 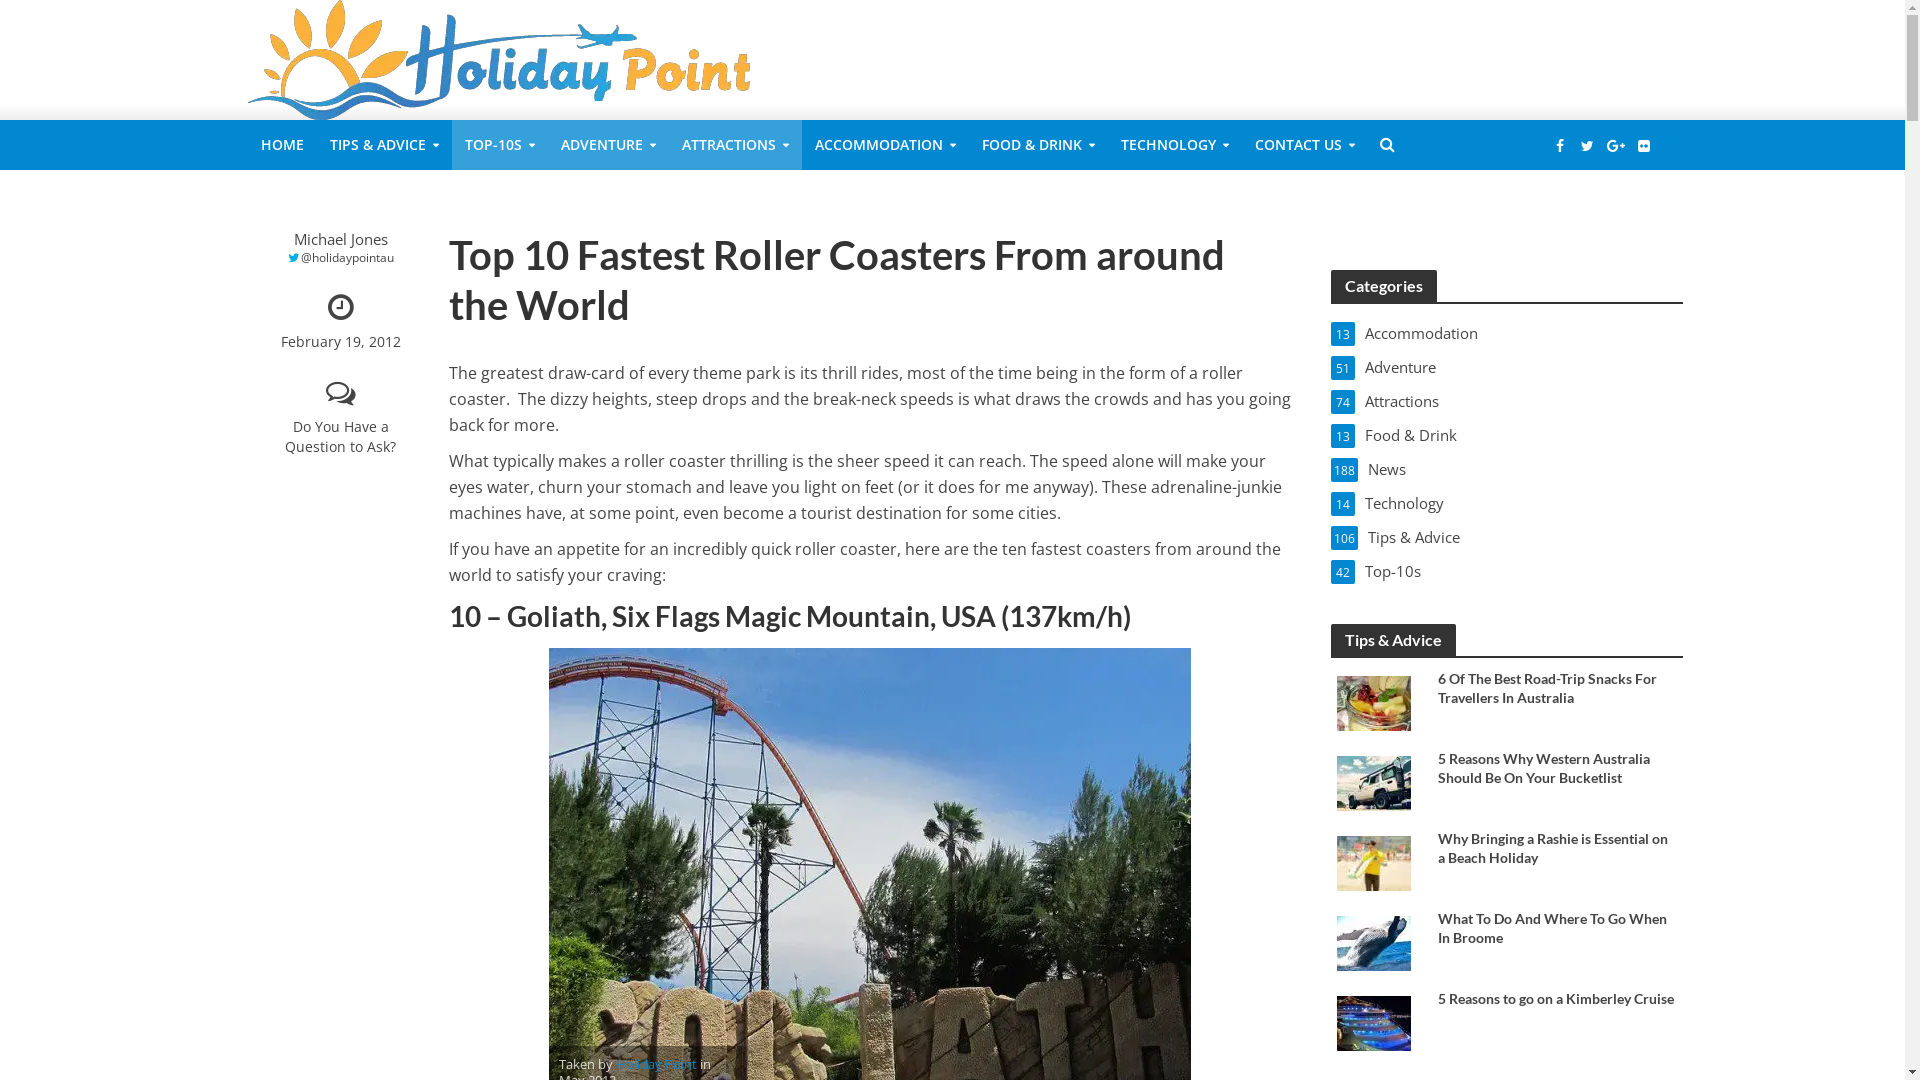 I want to click on 'CONTACT US', so click(x=1241, y=144).